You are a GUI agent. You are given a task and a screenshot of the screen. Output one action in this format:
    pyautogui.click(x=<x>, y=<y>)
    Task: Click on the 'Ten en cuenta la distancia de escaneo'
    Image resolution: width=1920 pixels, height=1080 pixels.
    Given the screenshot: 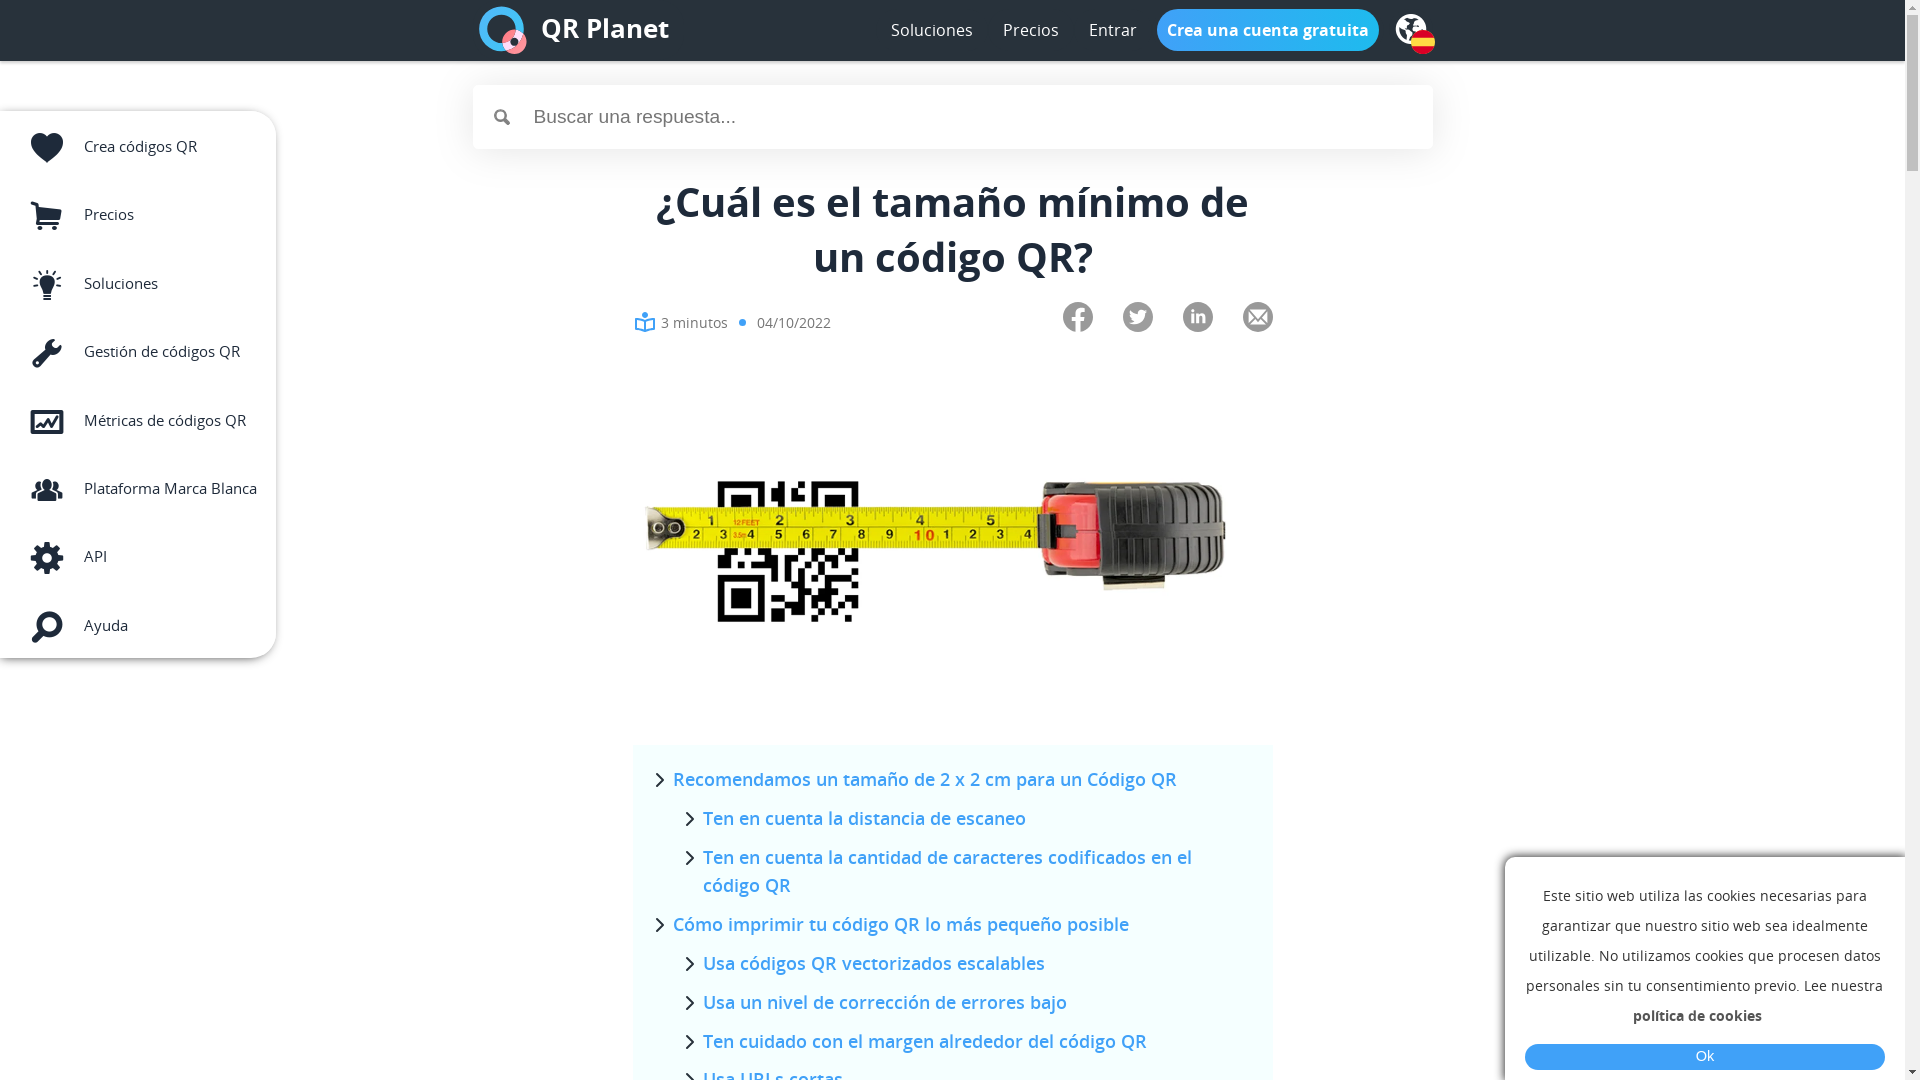 What is the action you would take?
    pyautogui.click(x=863, y=817)
    